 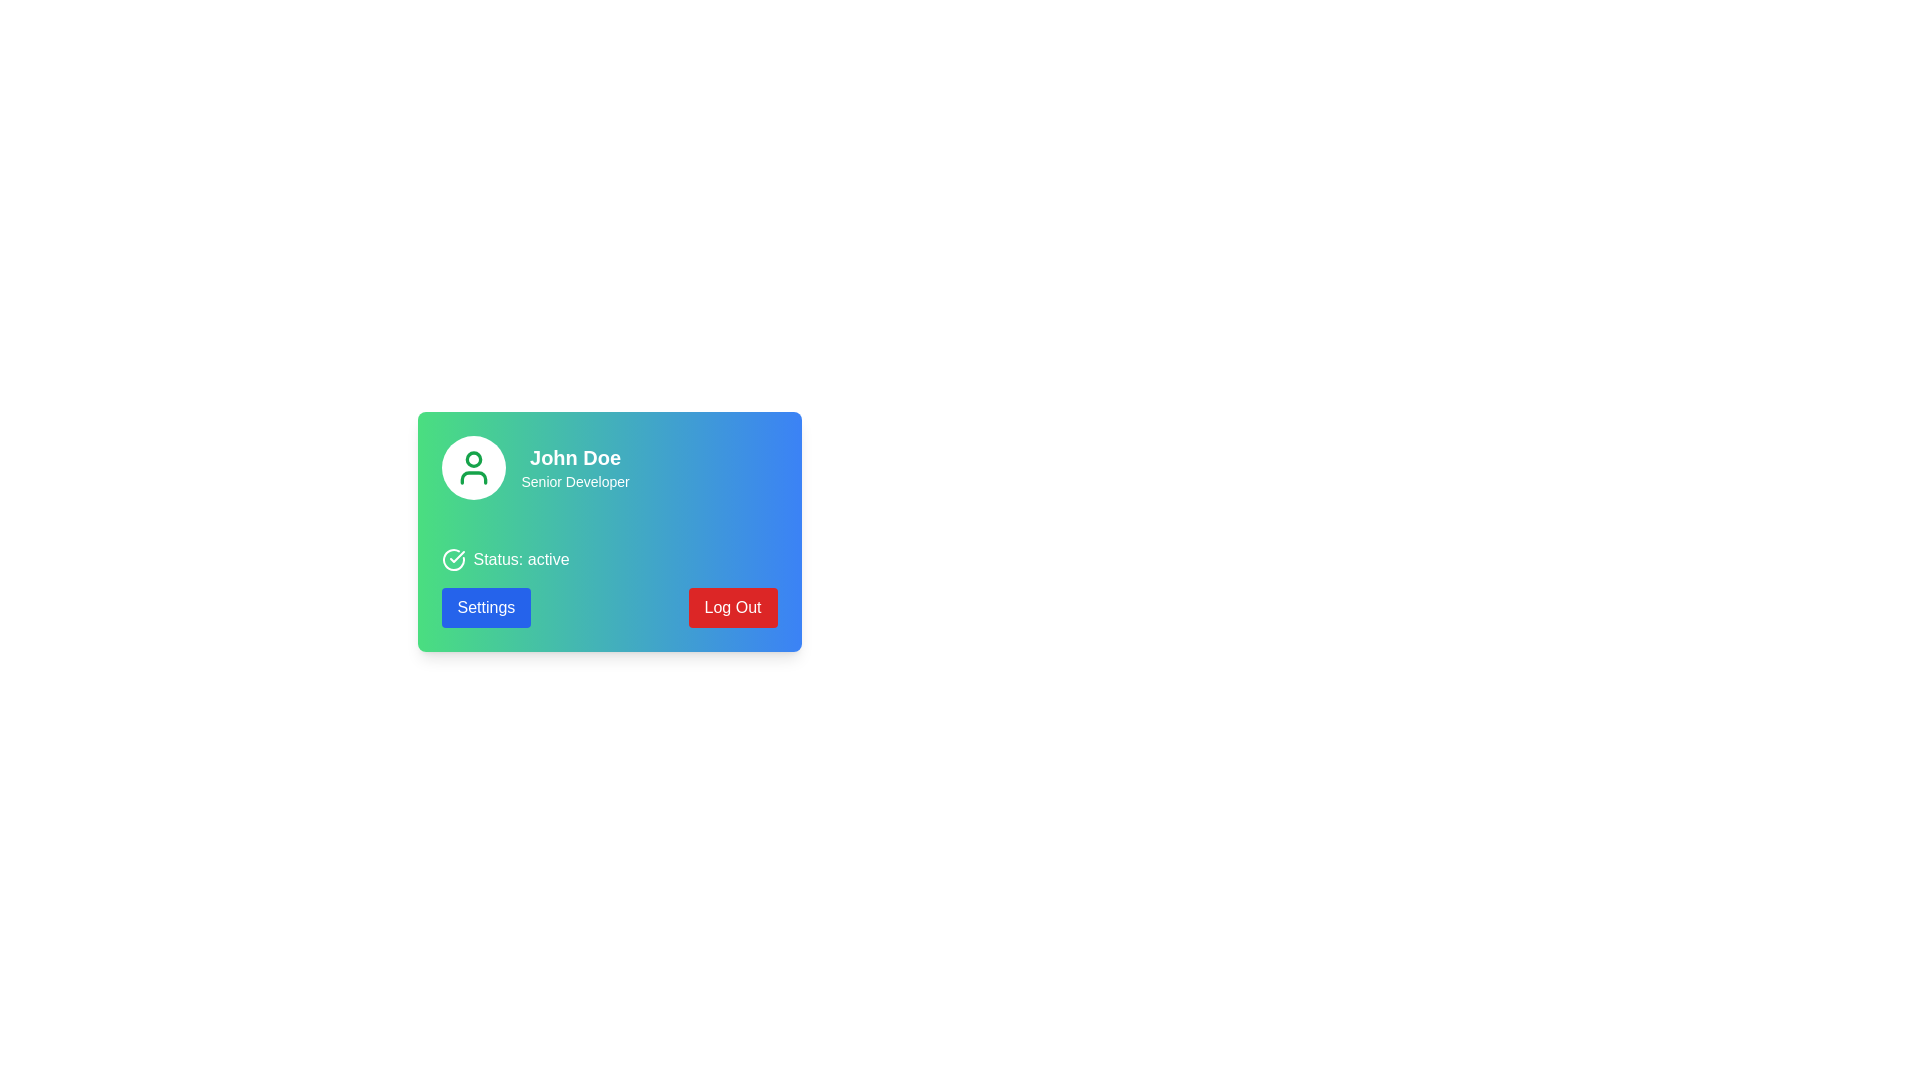 I want to click on the status indicator icon located to the left of the text 'Status: active', so click(x=452, y=559).